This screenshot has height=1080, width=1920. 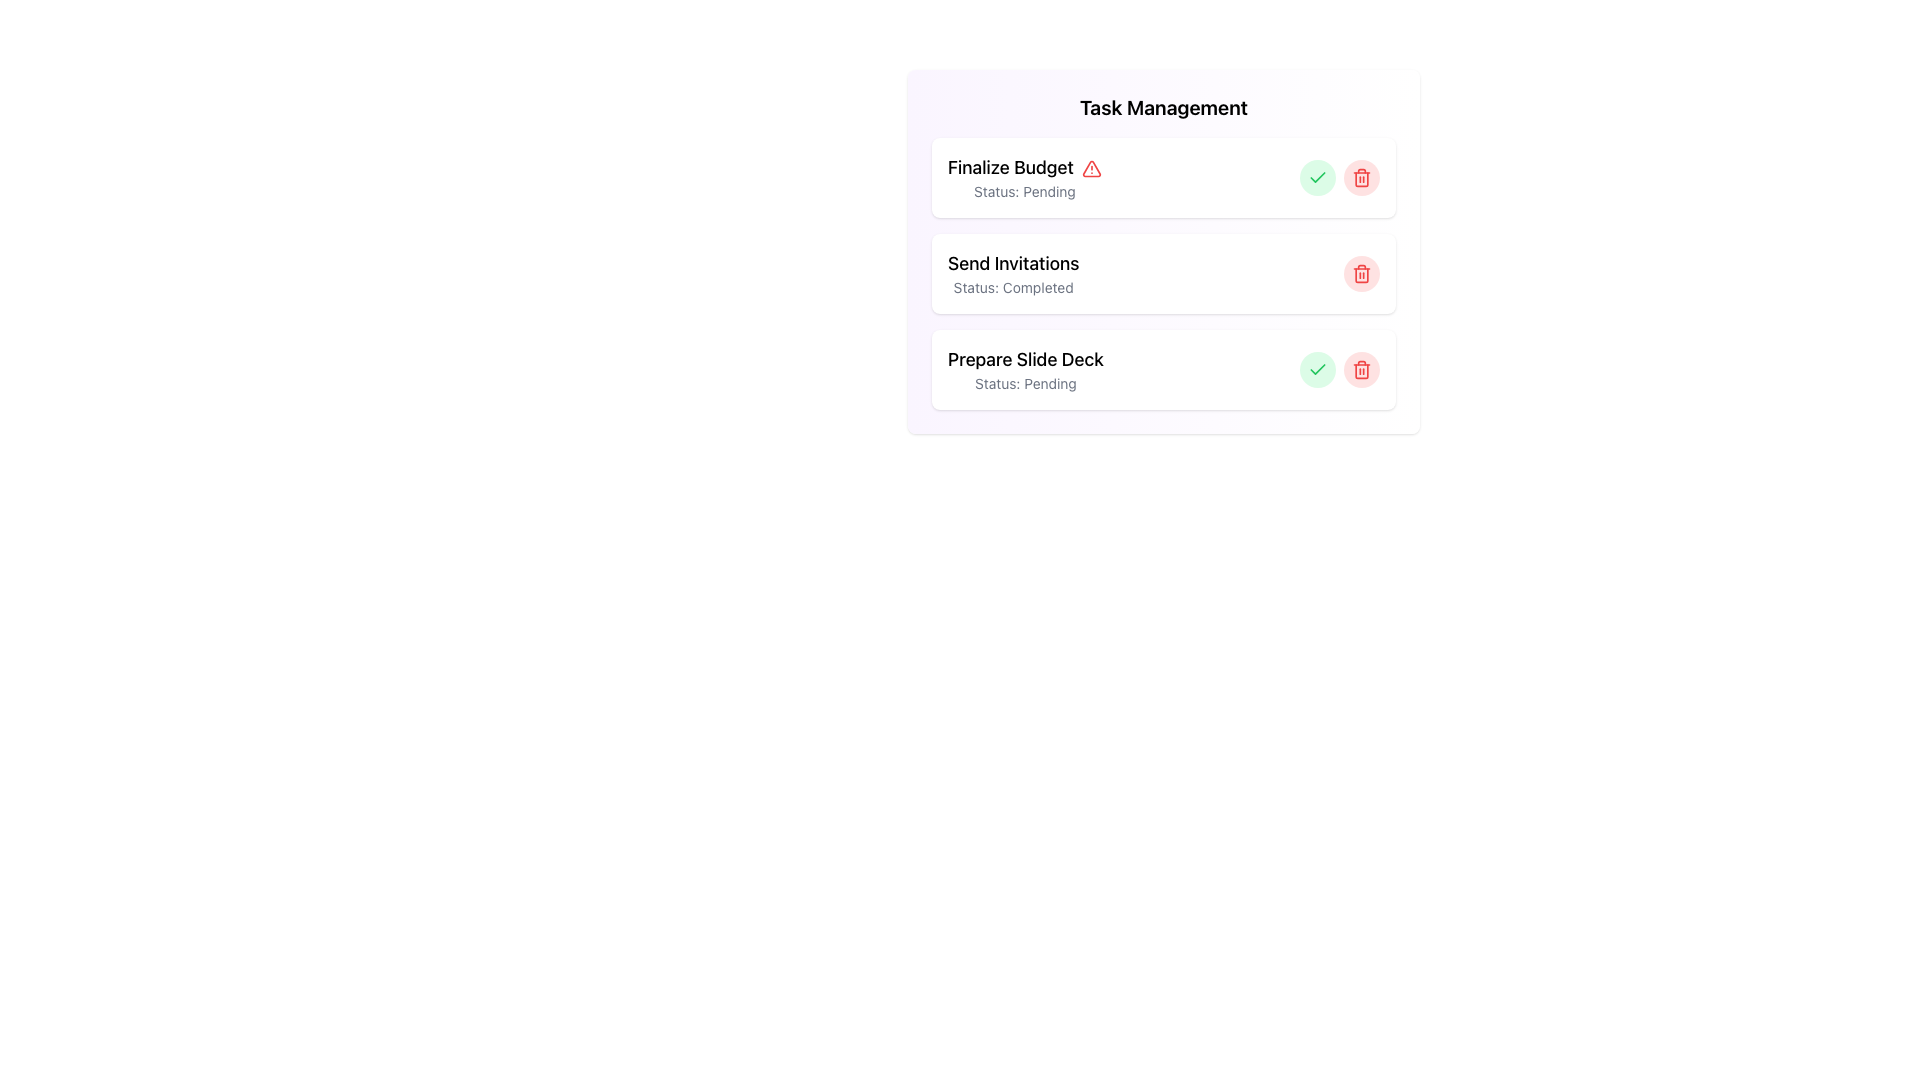 What do you see at coordinates (1013, 262) in the screenshot?
I see `text from the second title text label in the task management interface, located below 'Finalize Budget' and above 'Prepare Slide Deck'` at bounding box center [1013, 262].